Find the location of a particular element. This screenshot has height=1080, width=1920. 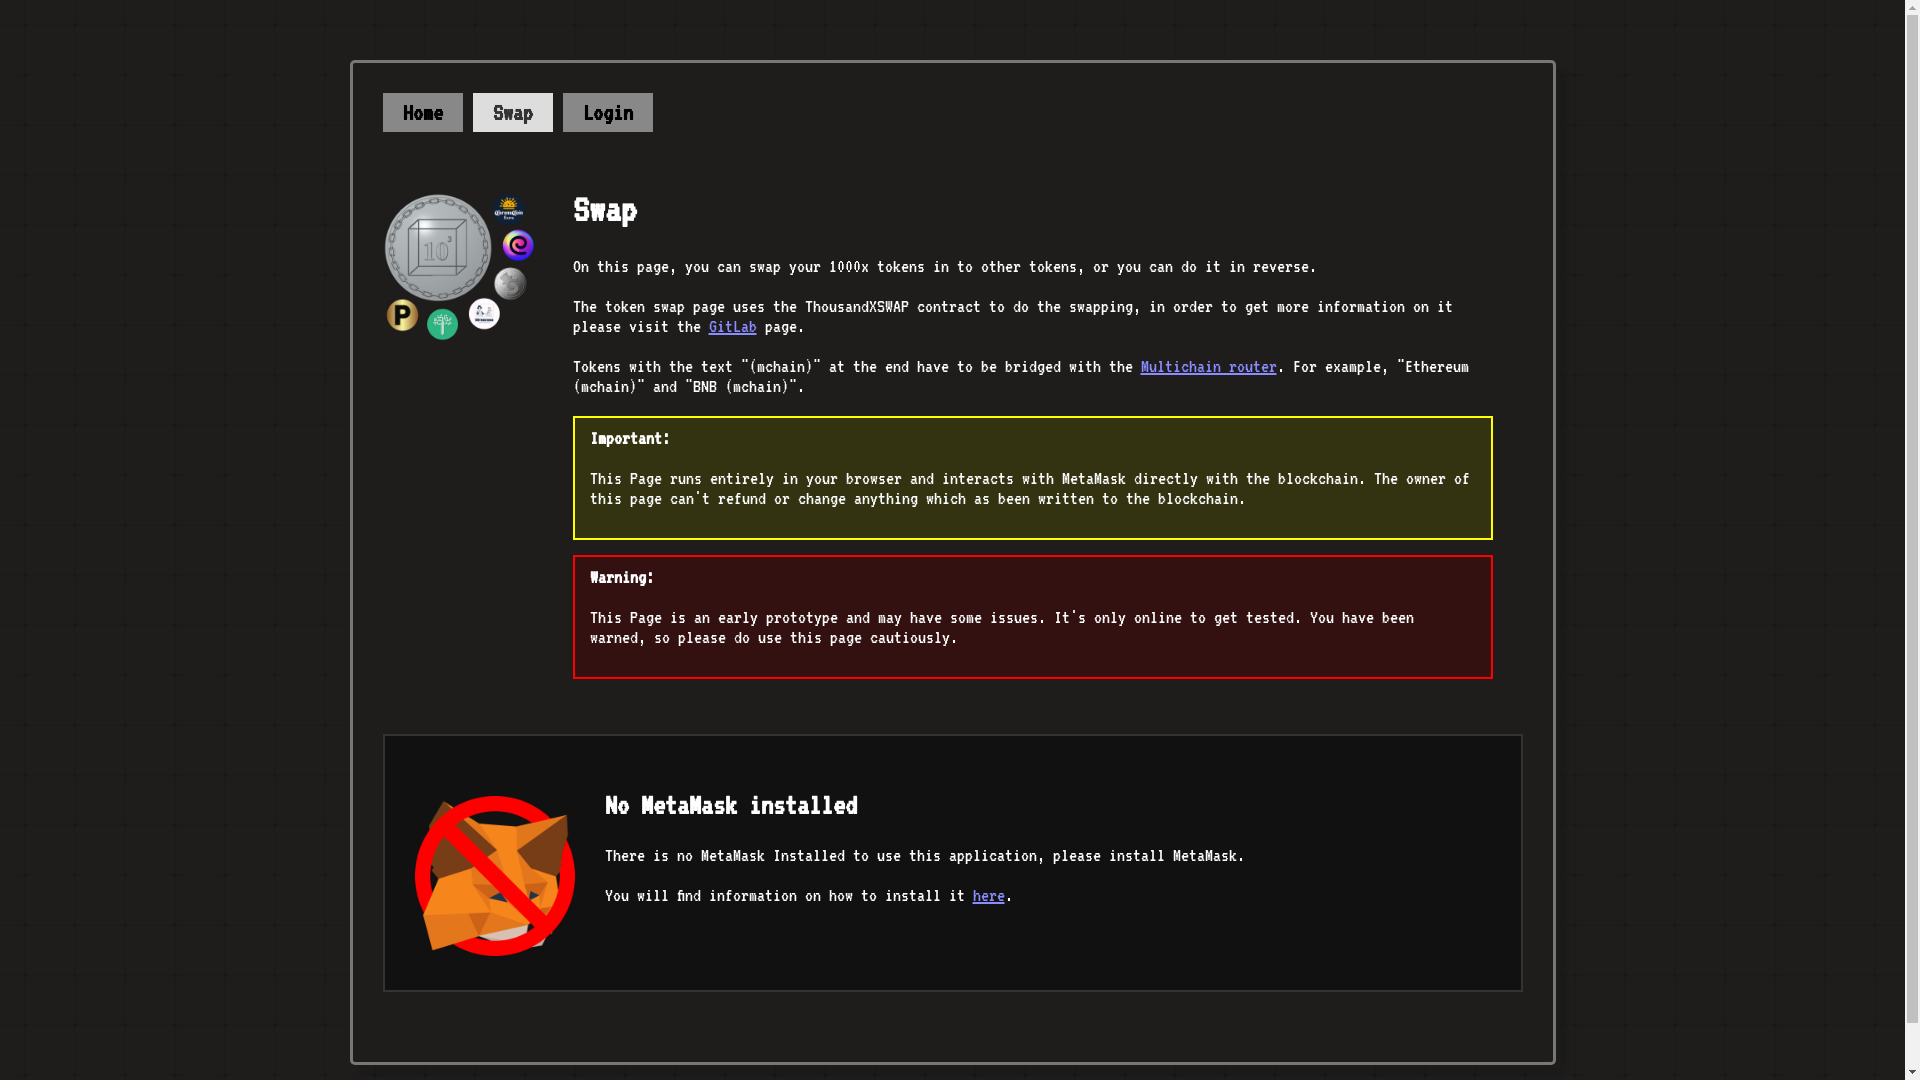

'Login' is located at coordinates (605, 112).